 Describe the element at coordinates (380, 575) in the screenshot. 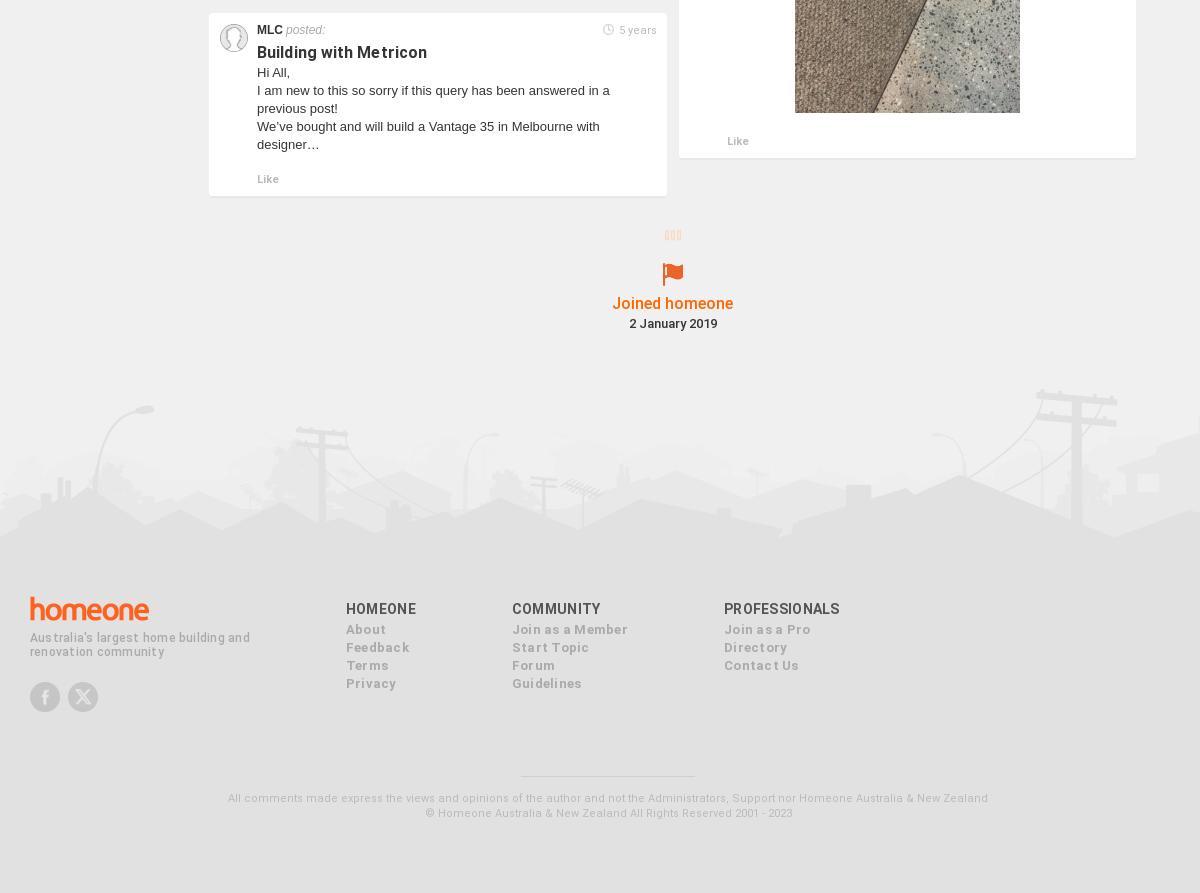

I see `'Homeone'` at that location.